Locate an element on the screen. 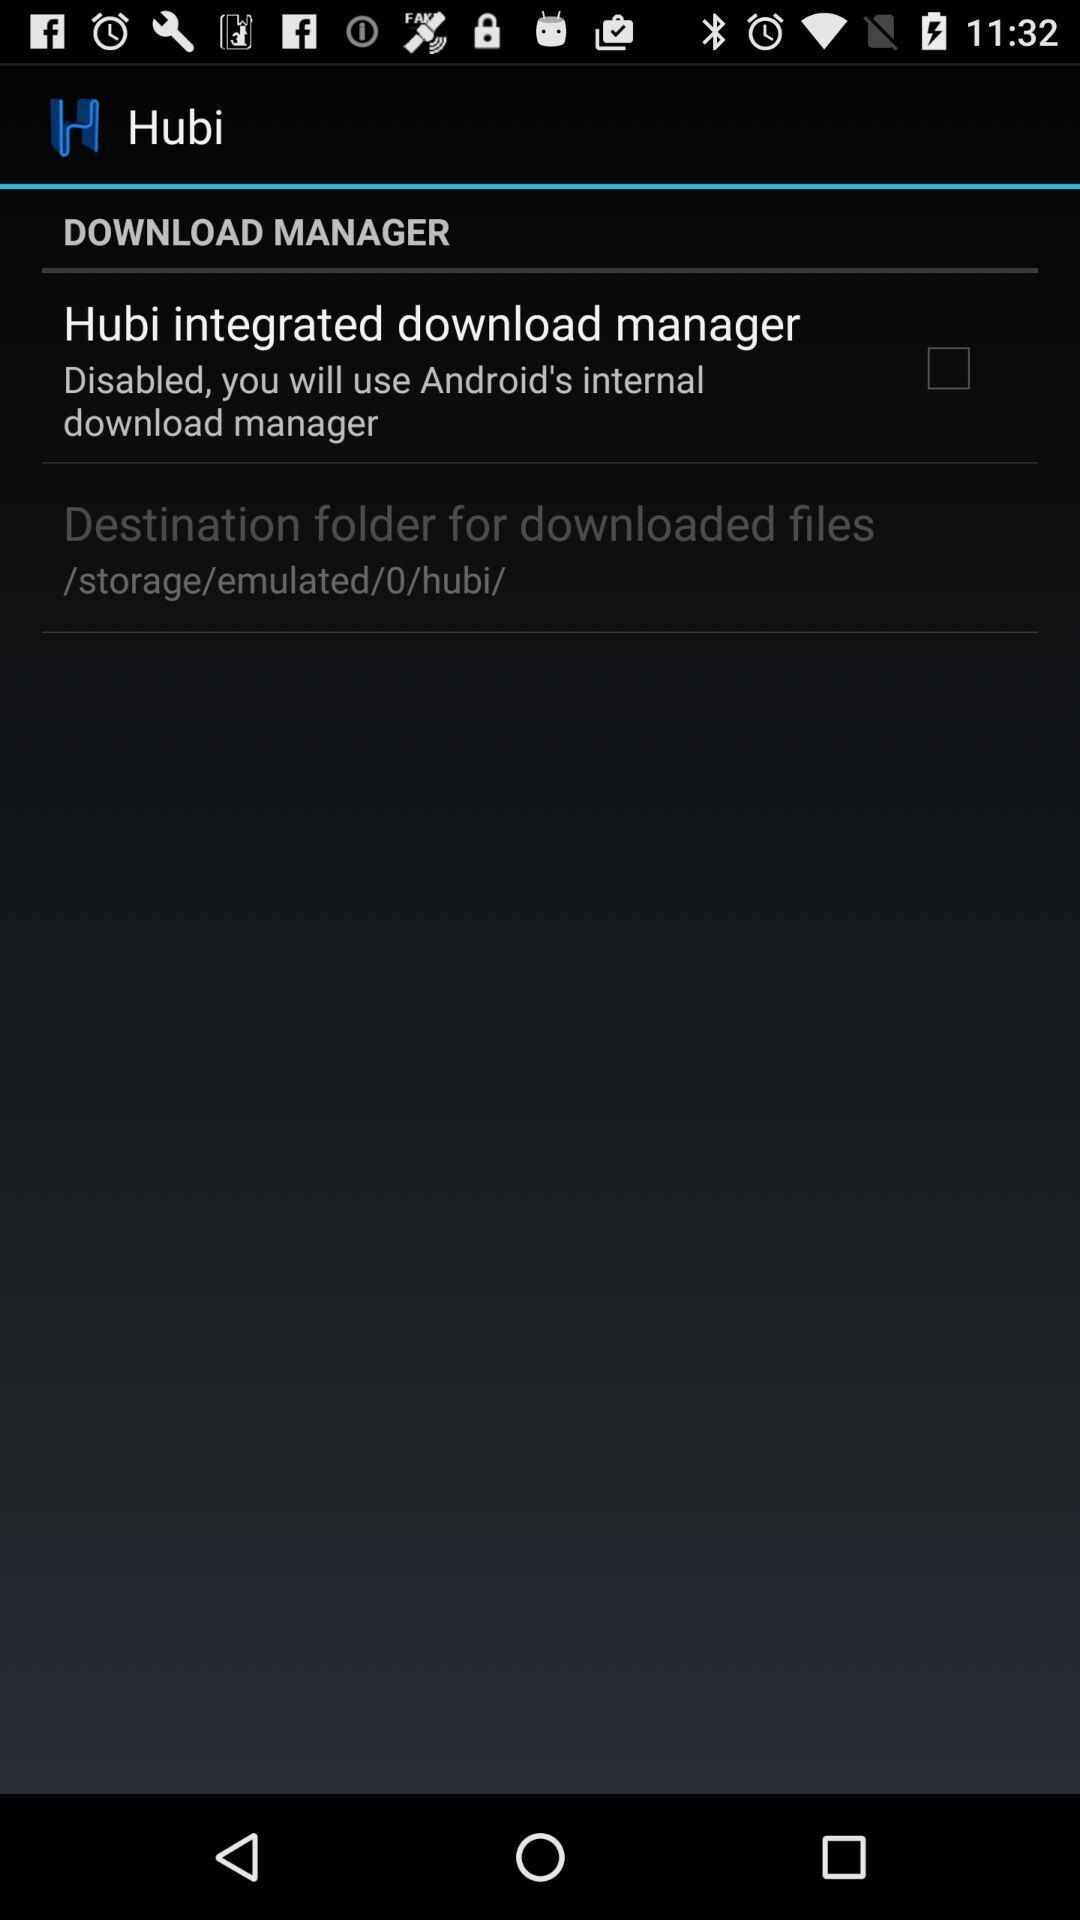 This screenshot has width=1080, height=1920. the storage emulated 0 is located at coordinates (284, 578).